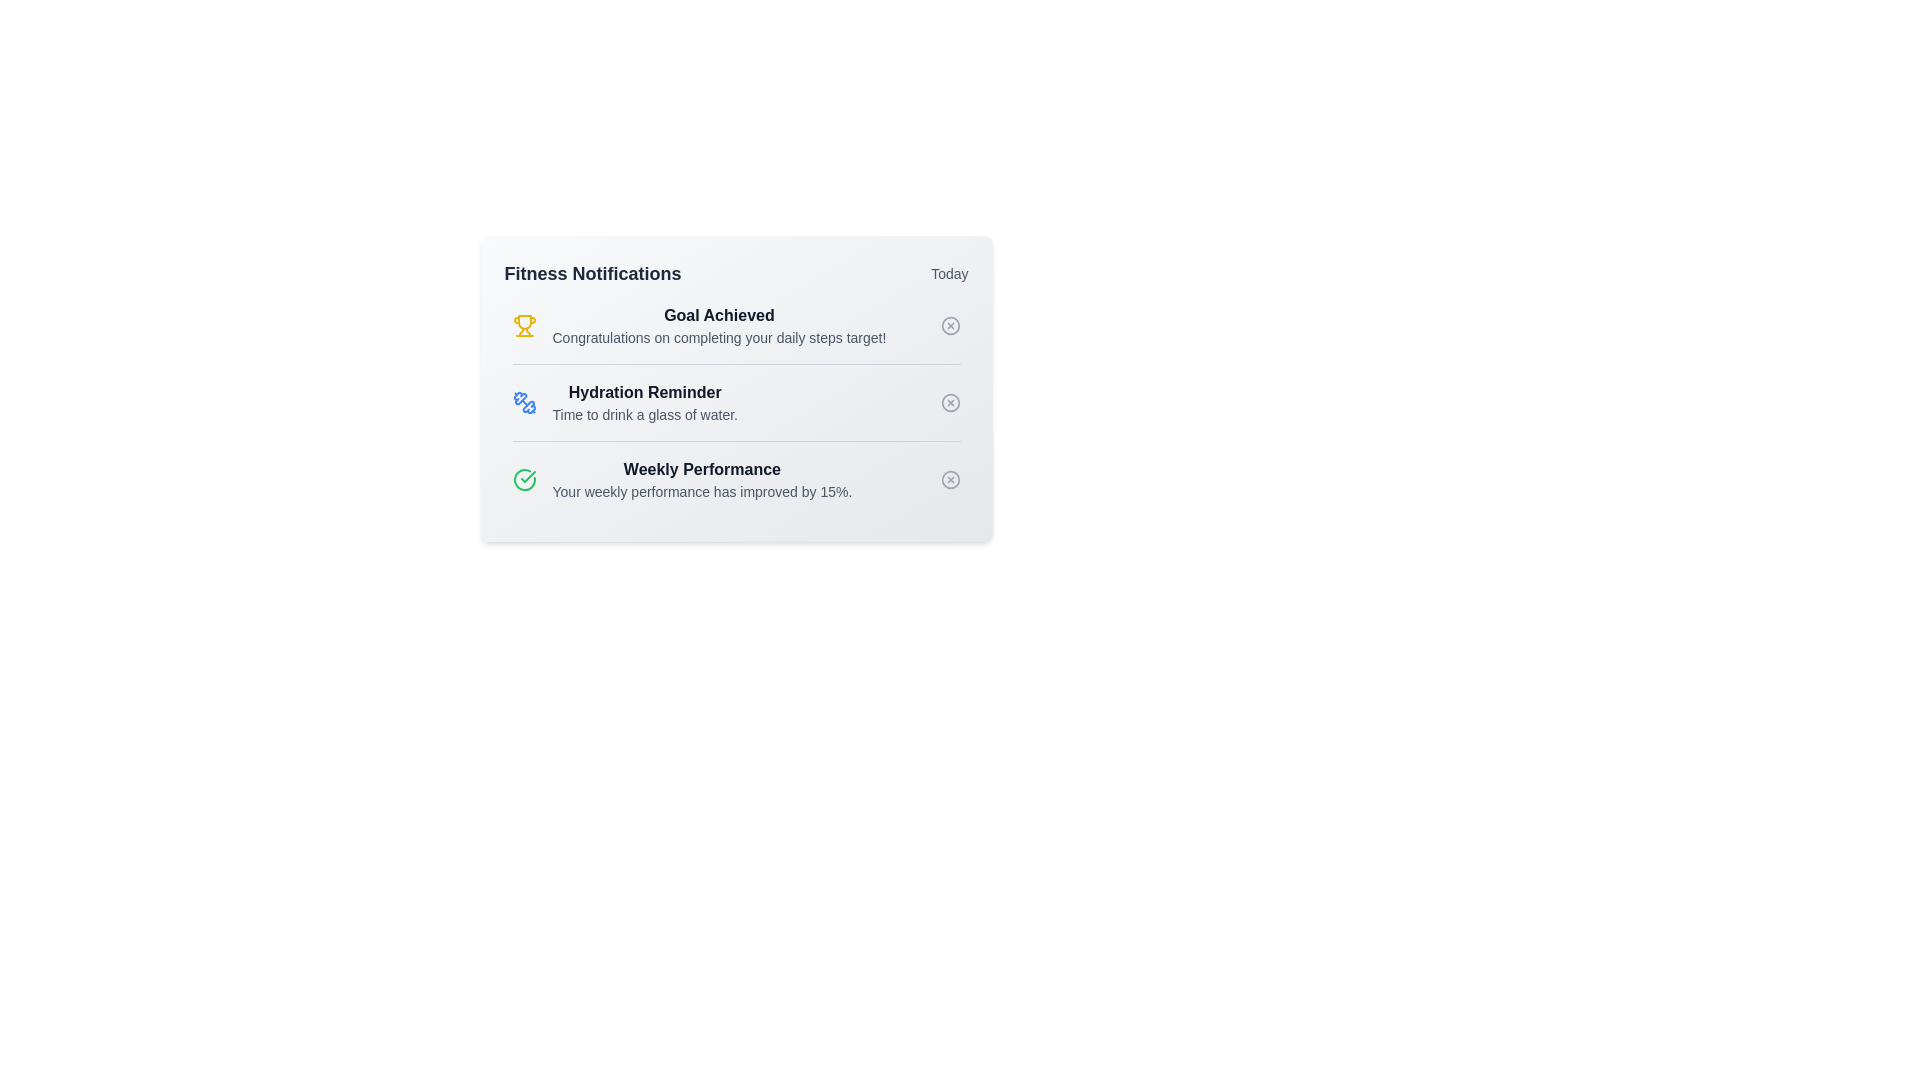 The height and width of the screenshot is (1080, 1920). What do you see at coordinates (682, 479) in the screenshot?
I see `the checkmark icon in the third notification item under 'Fitness Notifications' to recognize the improved performance notification` at bounding box center [682, 479].